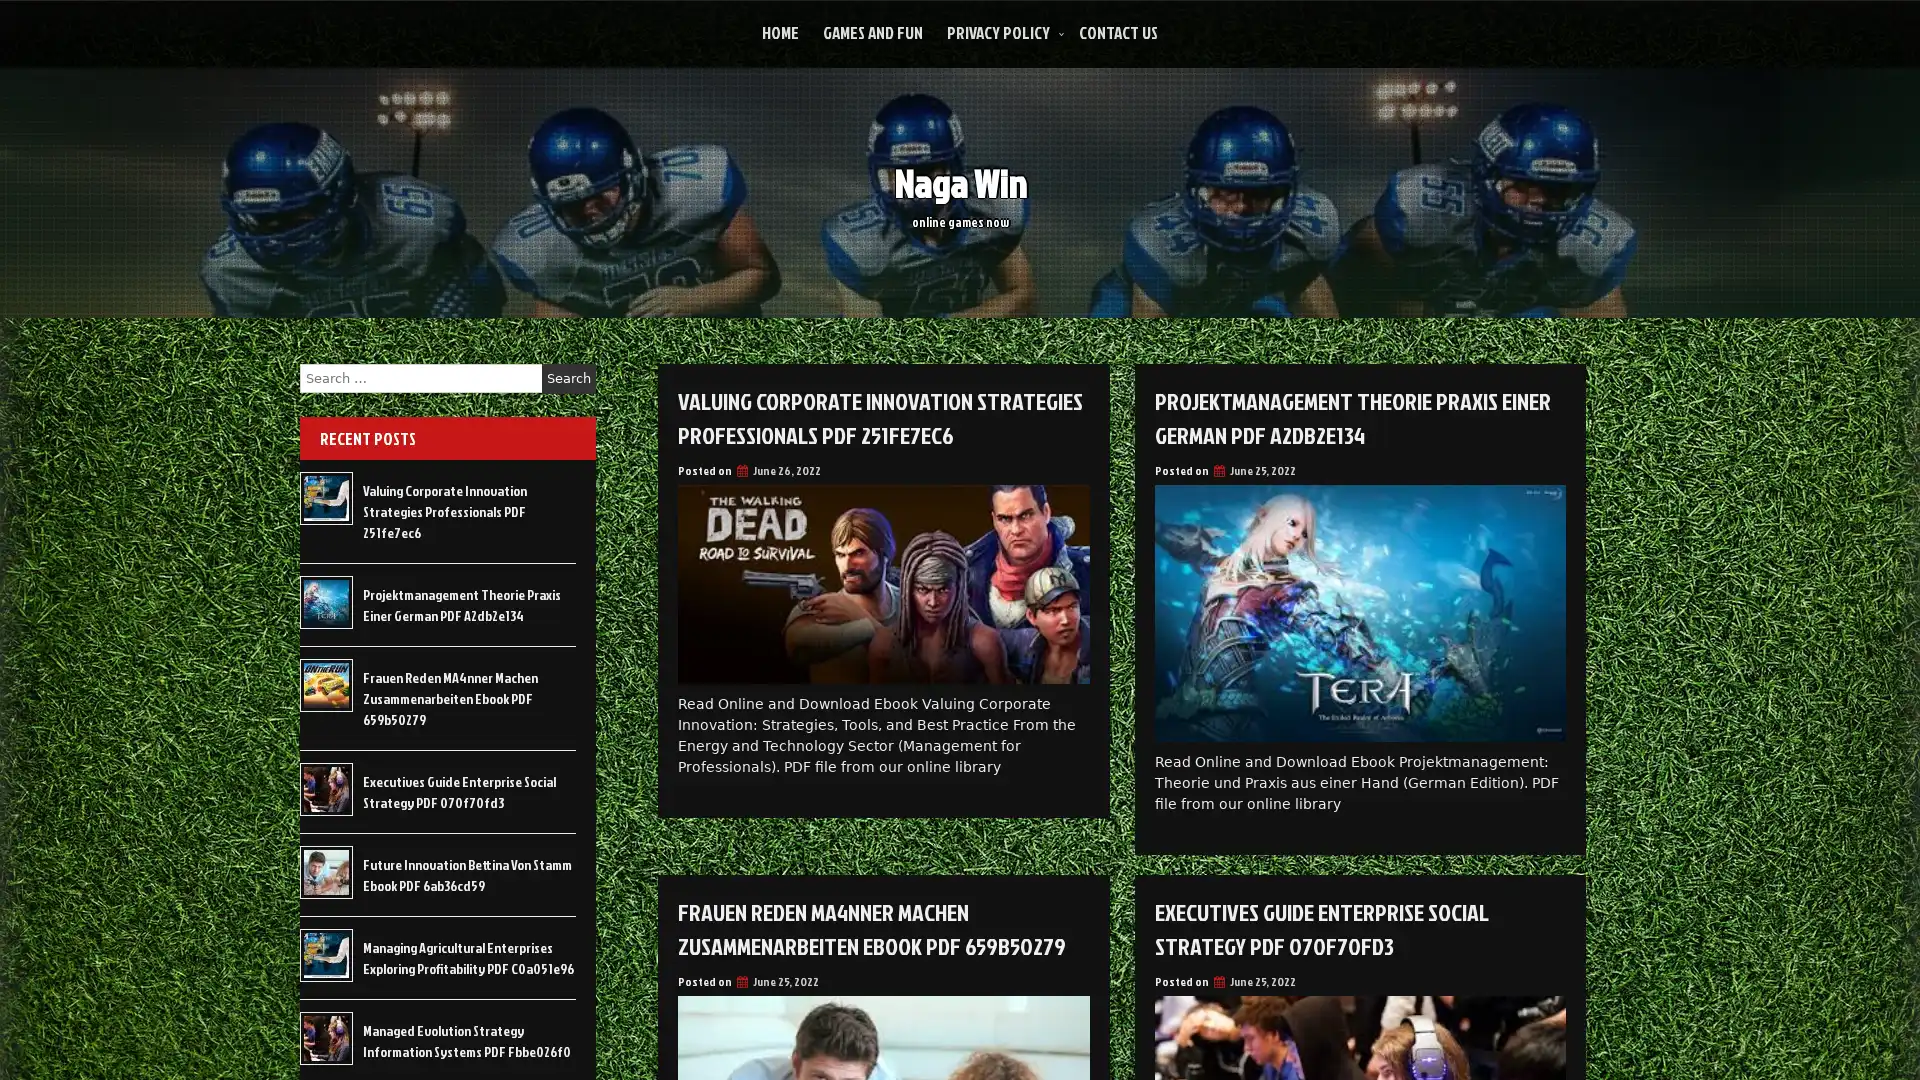 The image size is (1920, 1080). What do you see at coordinates (568, 378) in the screenshot?
I see `Search` at bounding box center [568, 378].